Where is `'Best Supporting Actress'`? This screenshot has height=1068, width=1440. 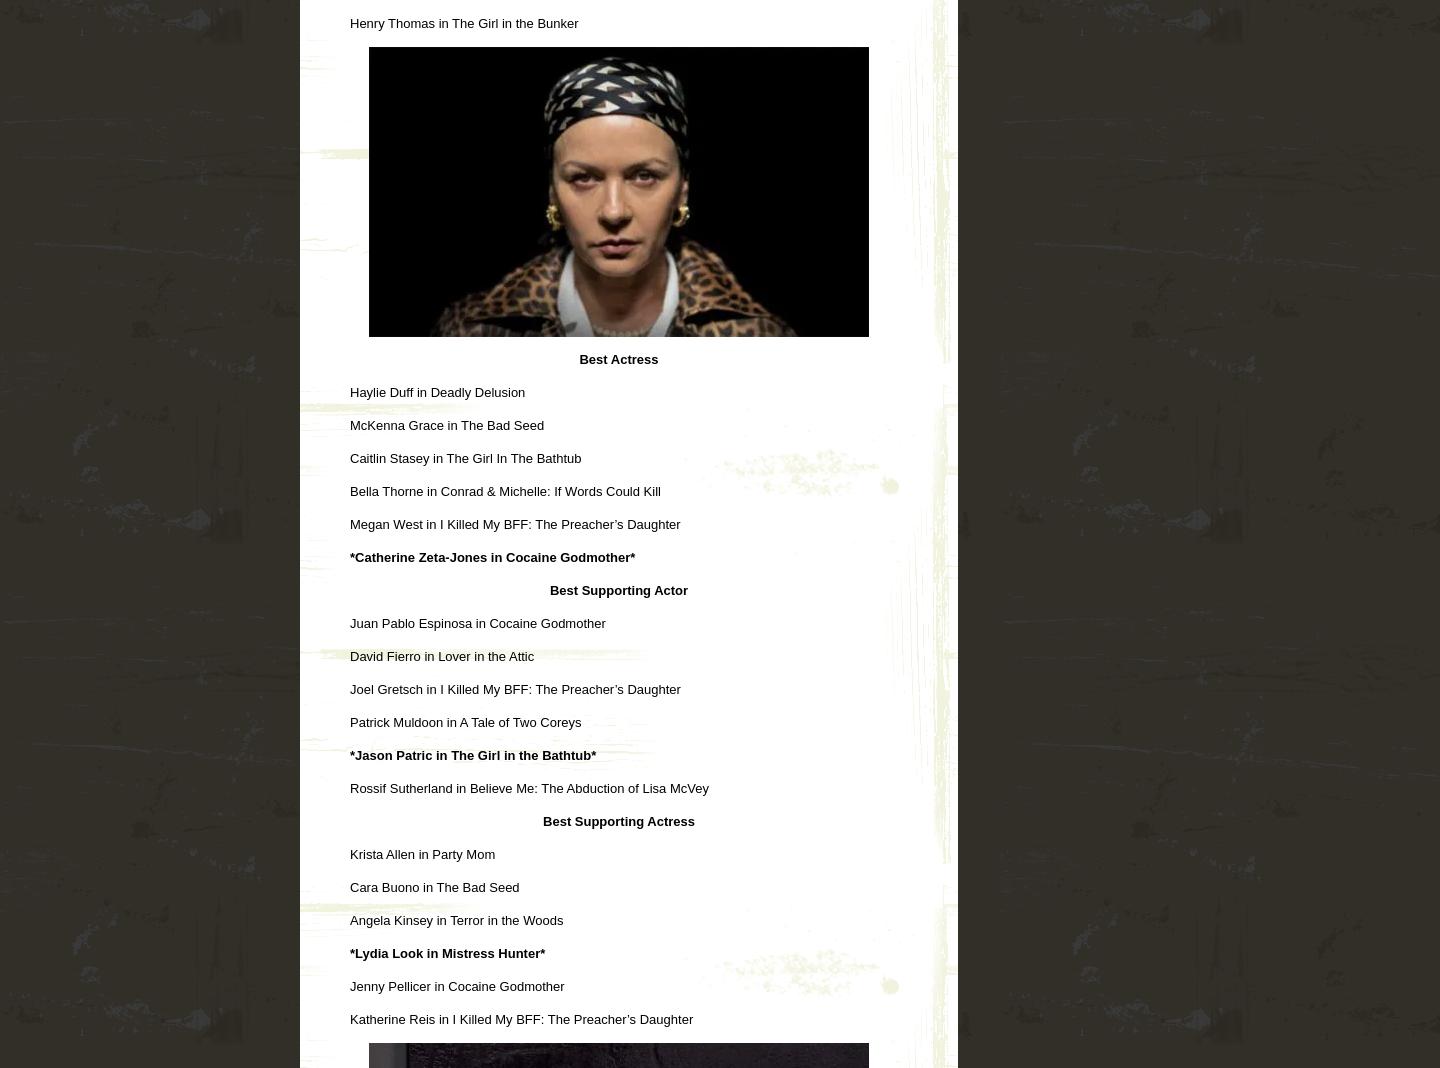 'Best Supporting Actress' is located at coordinates (543, 819).